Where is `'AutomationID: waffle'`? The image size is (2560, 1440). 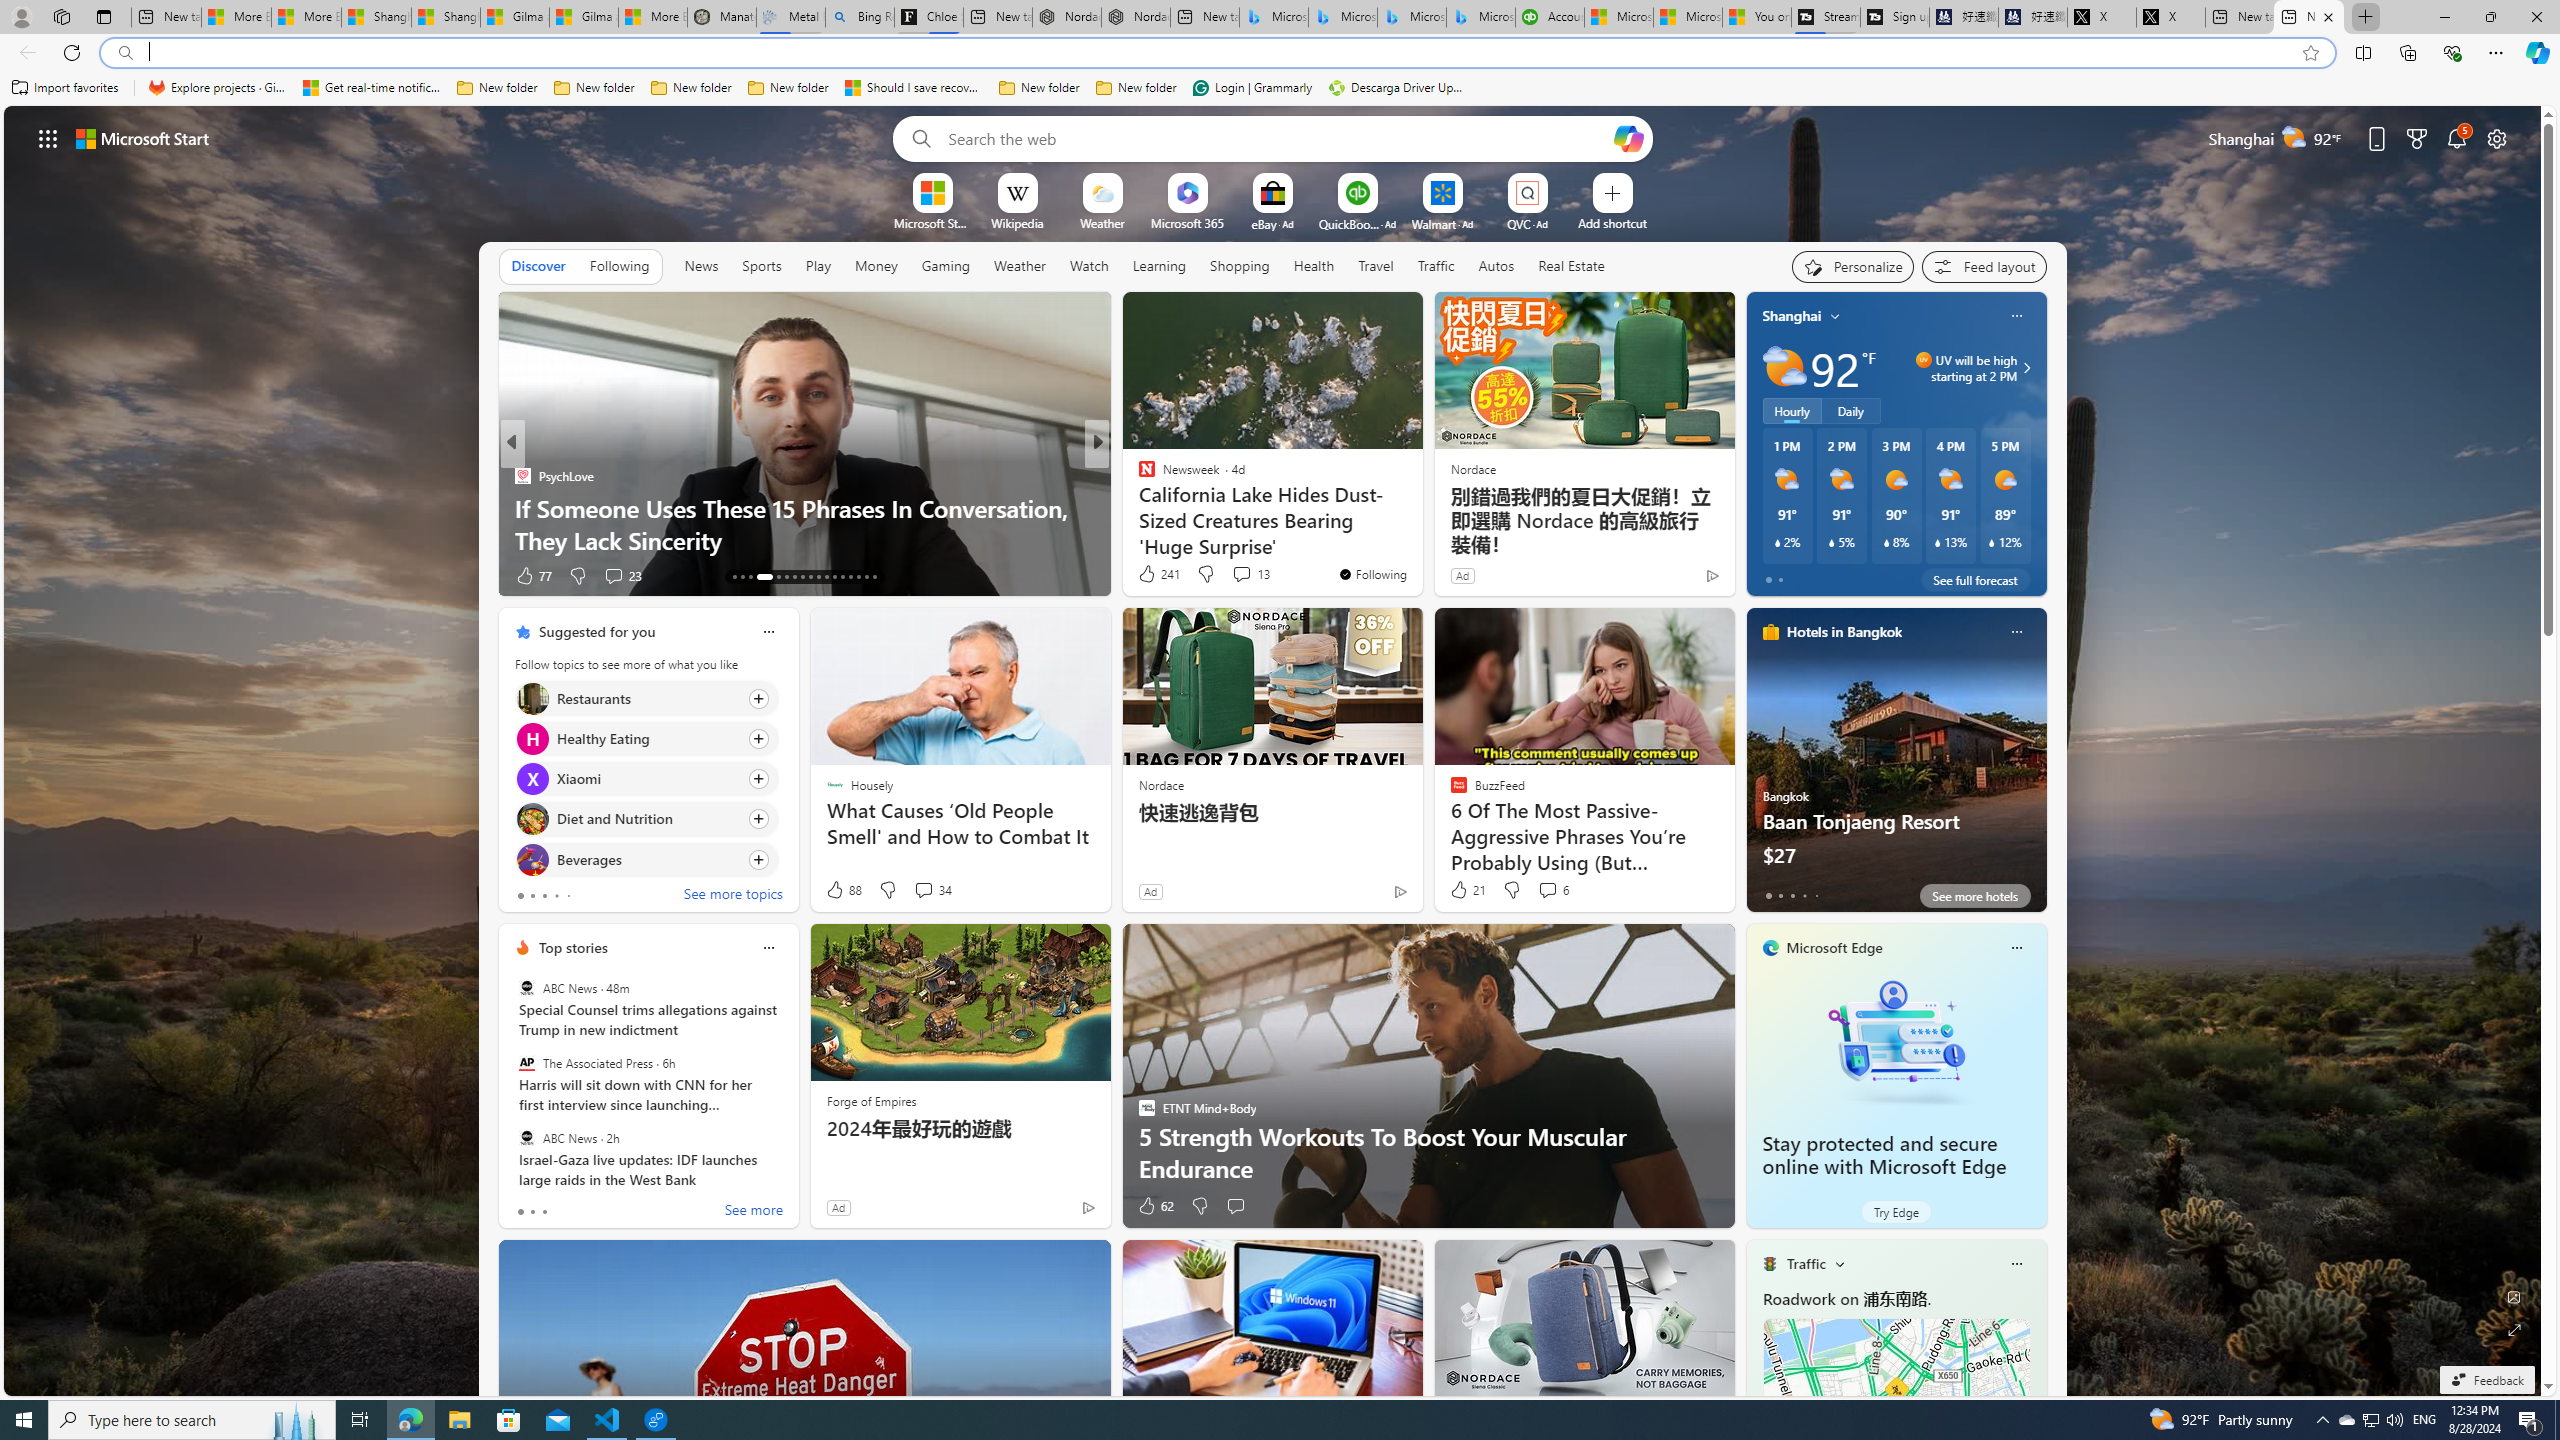 'AutomationID: waffle' is located at coordinates (48, 137).